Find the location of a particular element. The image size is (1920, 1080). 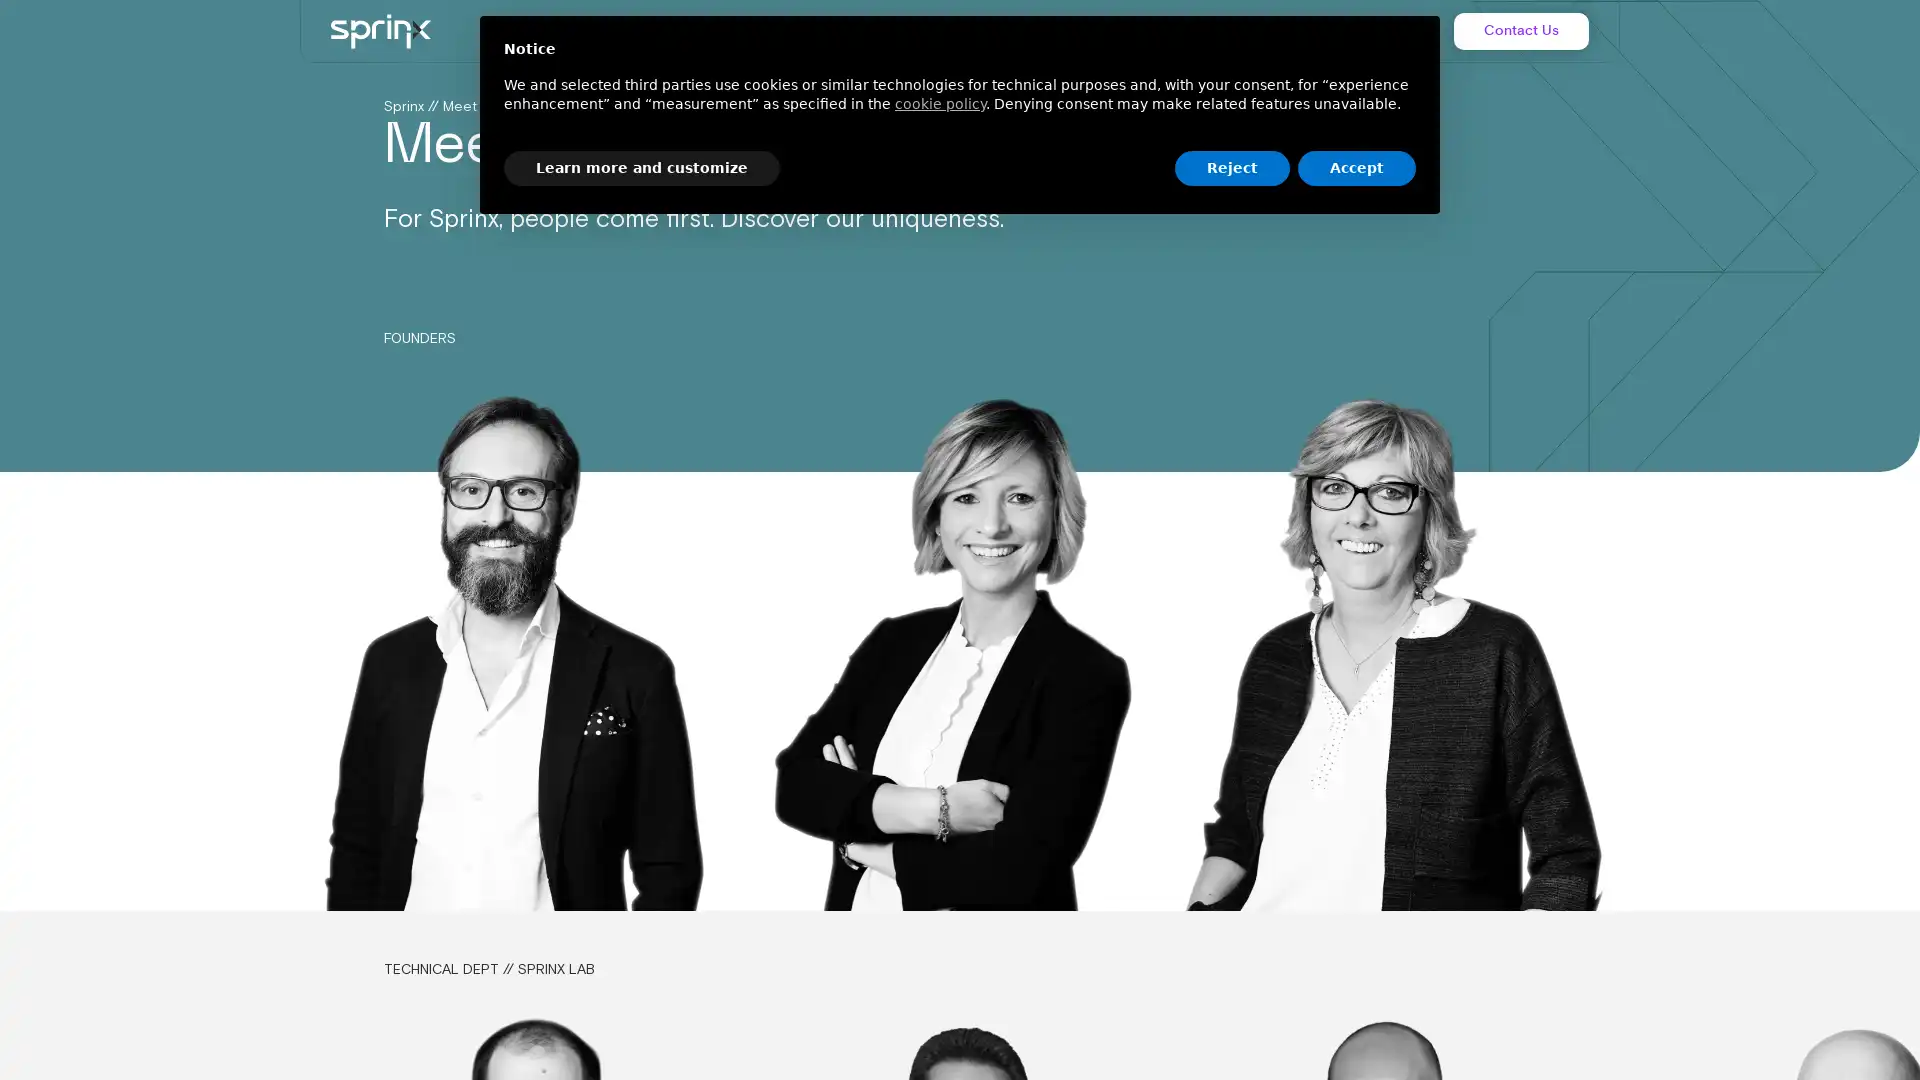

Reject is located at coordinates (1231, 167).